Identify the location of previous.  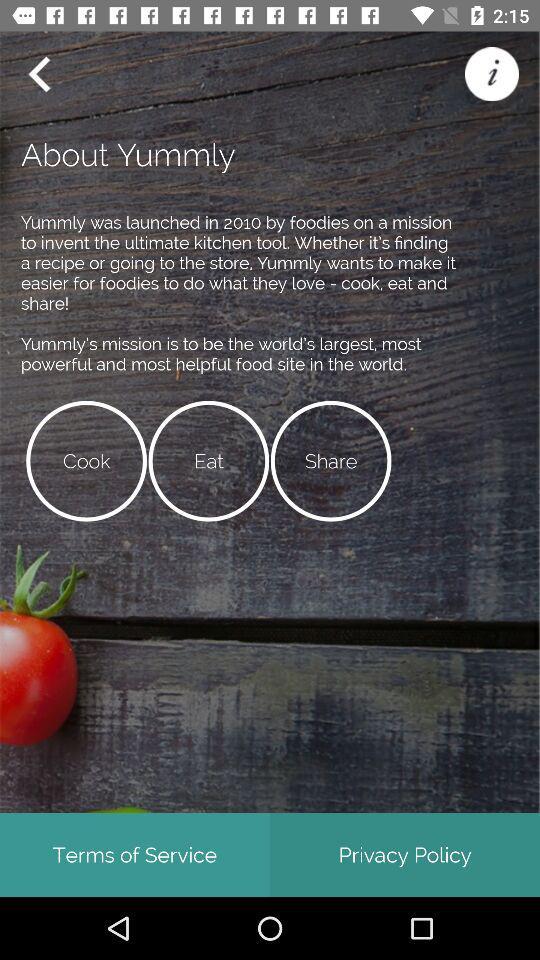
(38, 74).